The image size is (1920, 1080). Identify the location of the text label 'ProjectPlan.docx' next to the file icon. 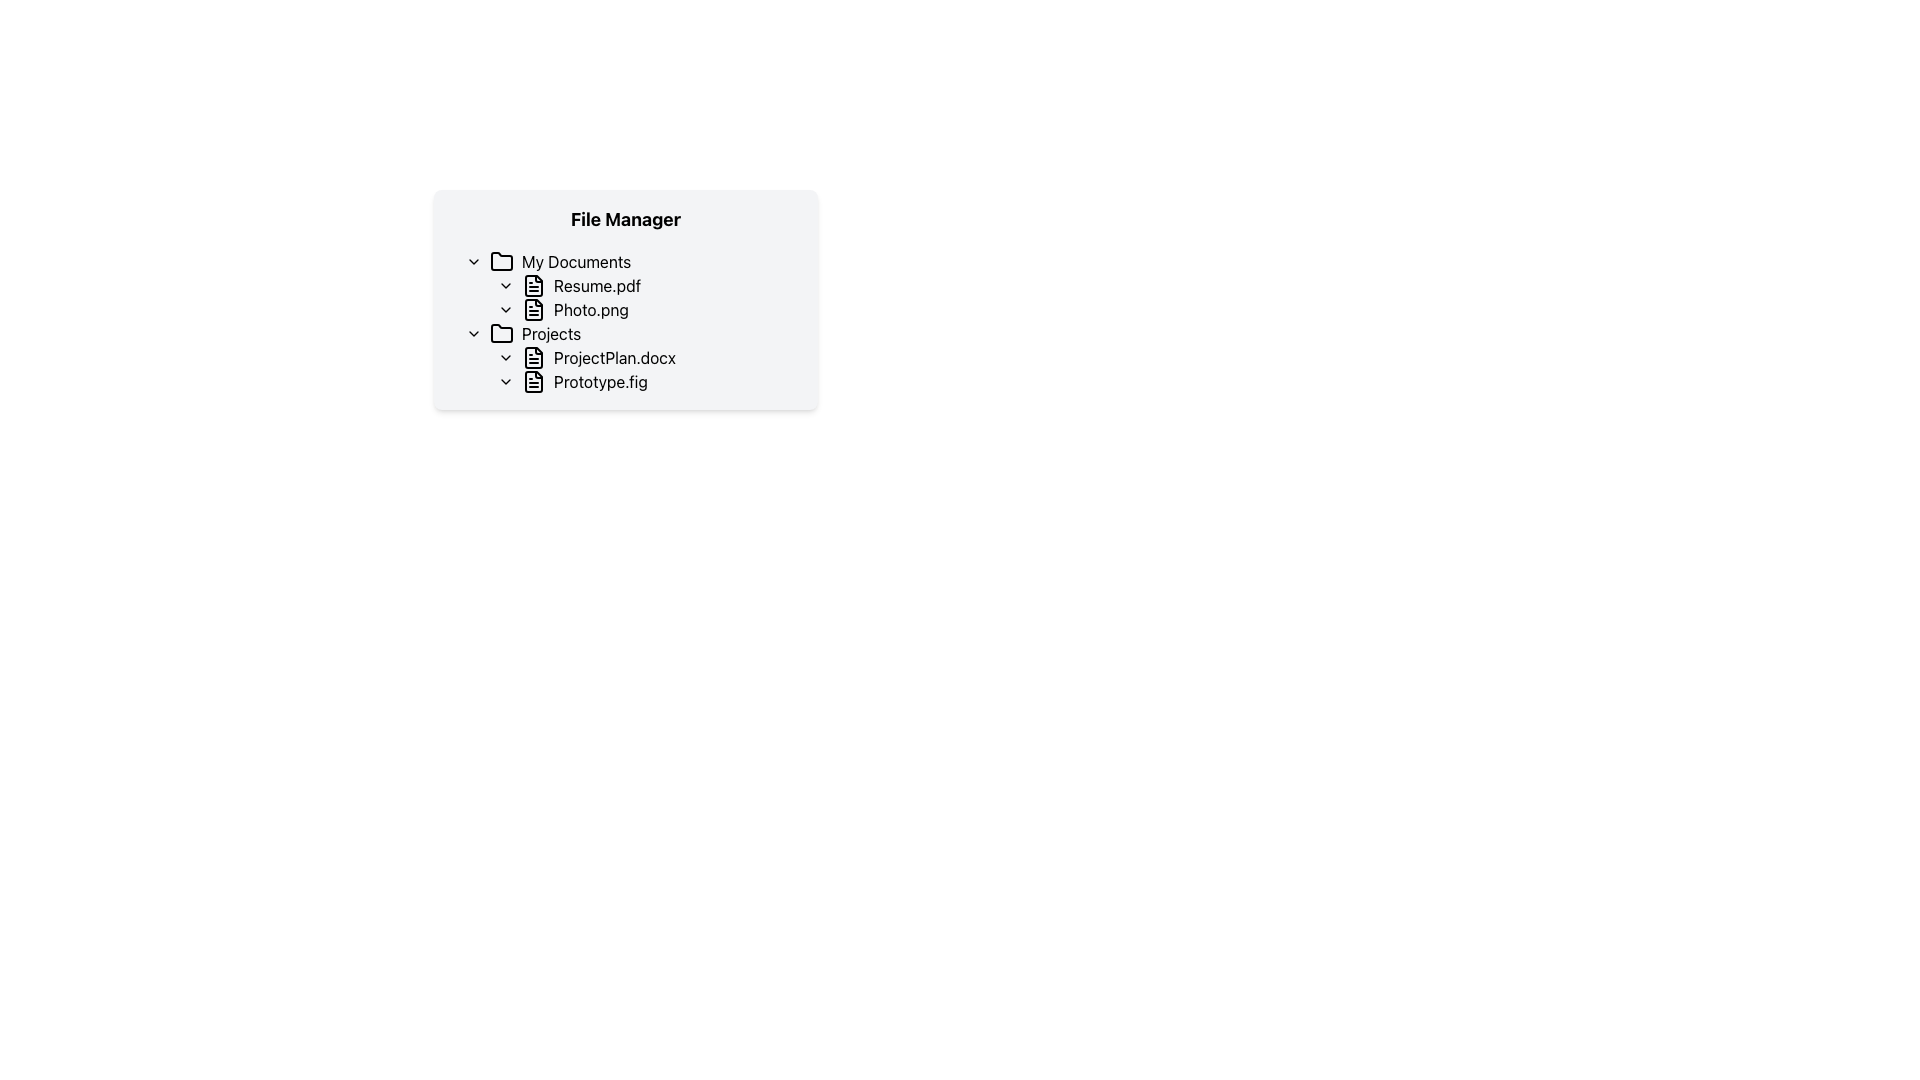
(649, 357).